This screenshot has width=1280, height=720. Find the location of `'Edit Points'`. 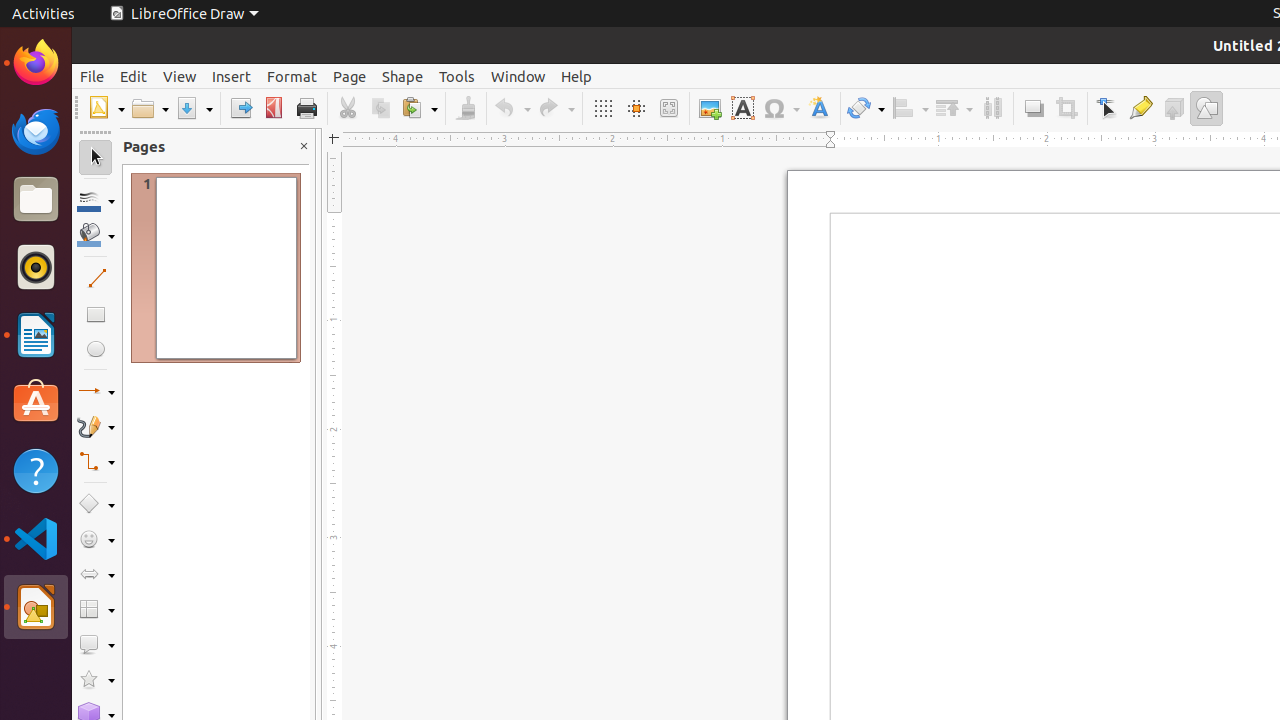

'Edit Points' is located at coordinates (1106, 108).